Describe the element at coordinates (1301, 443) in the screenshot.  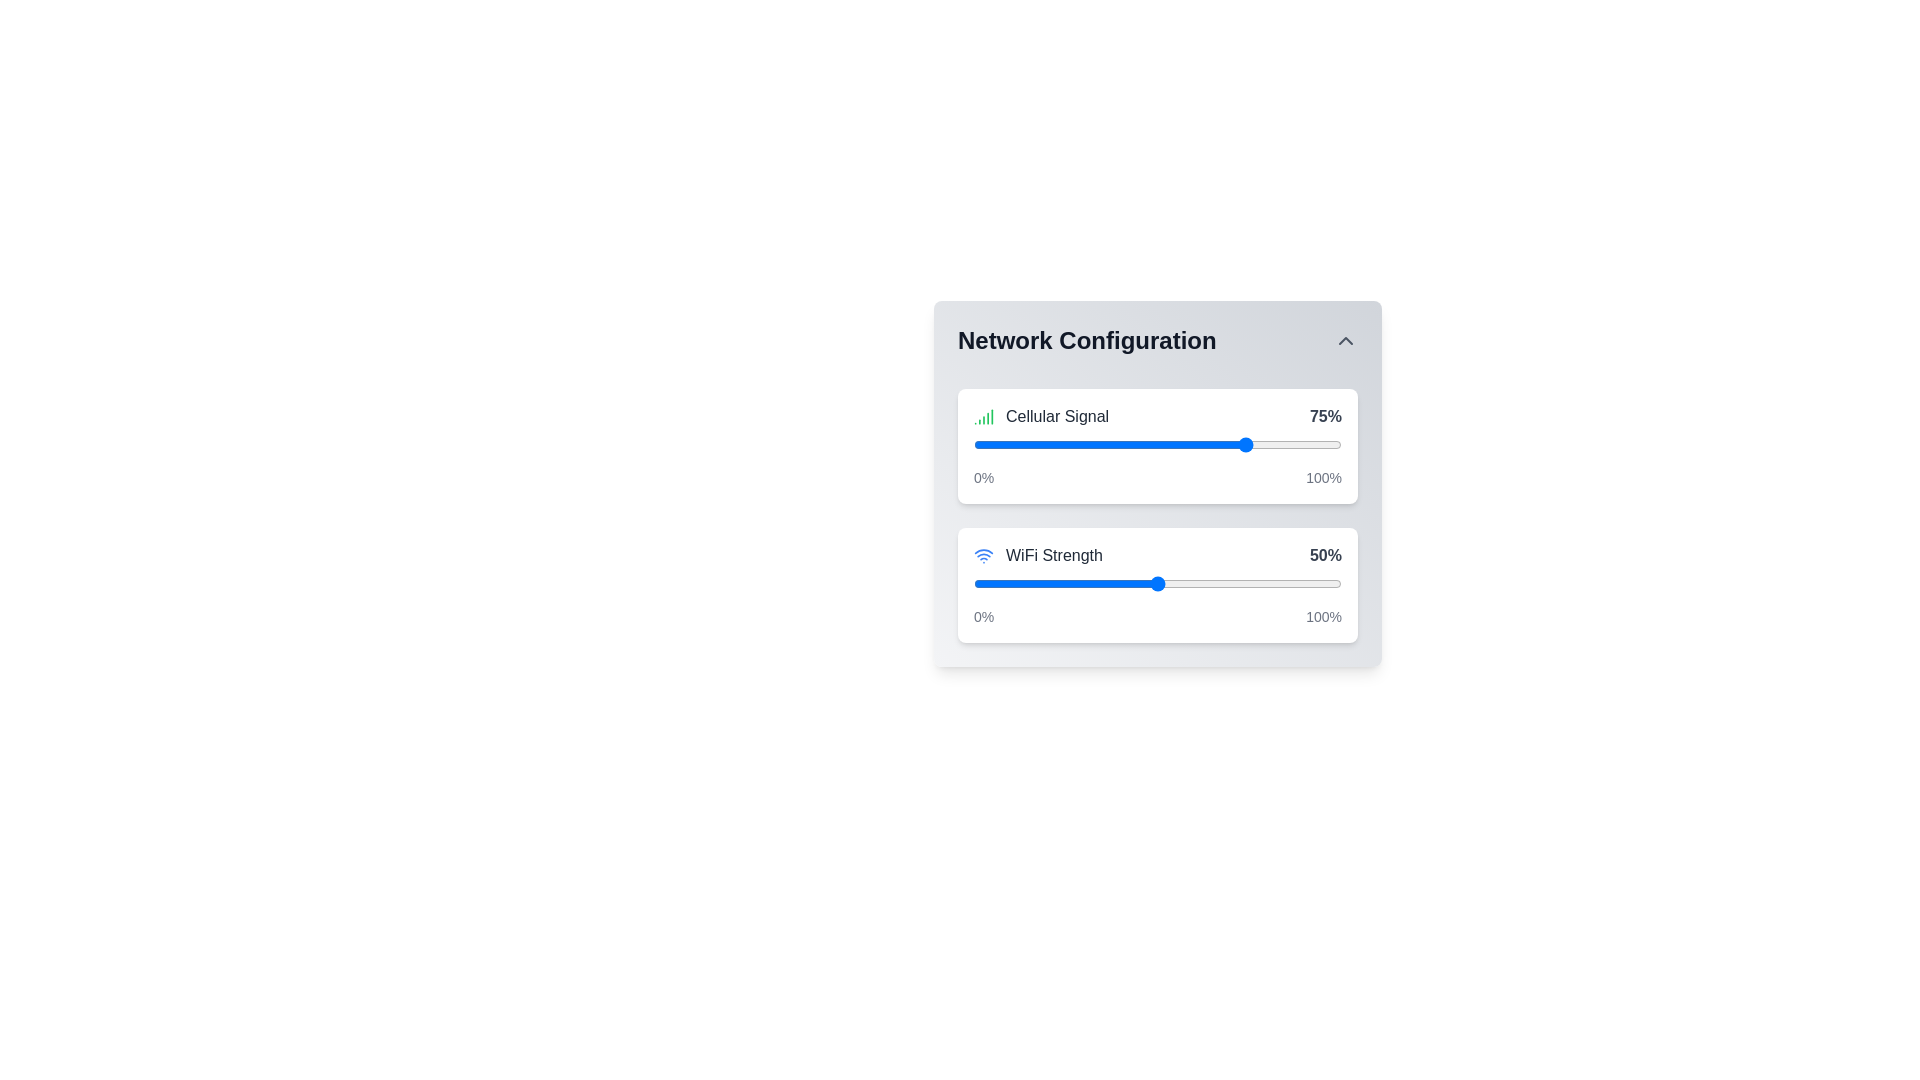
I see `the cellular signal strength` at that location.